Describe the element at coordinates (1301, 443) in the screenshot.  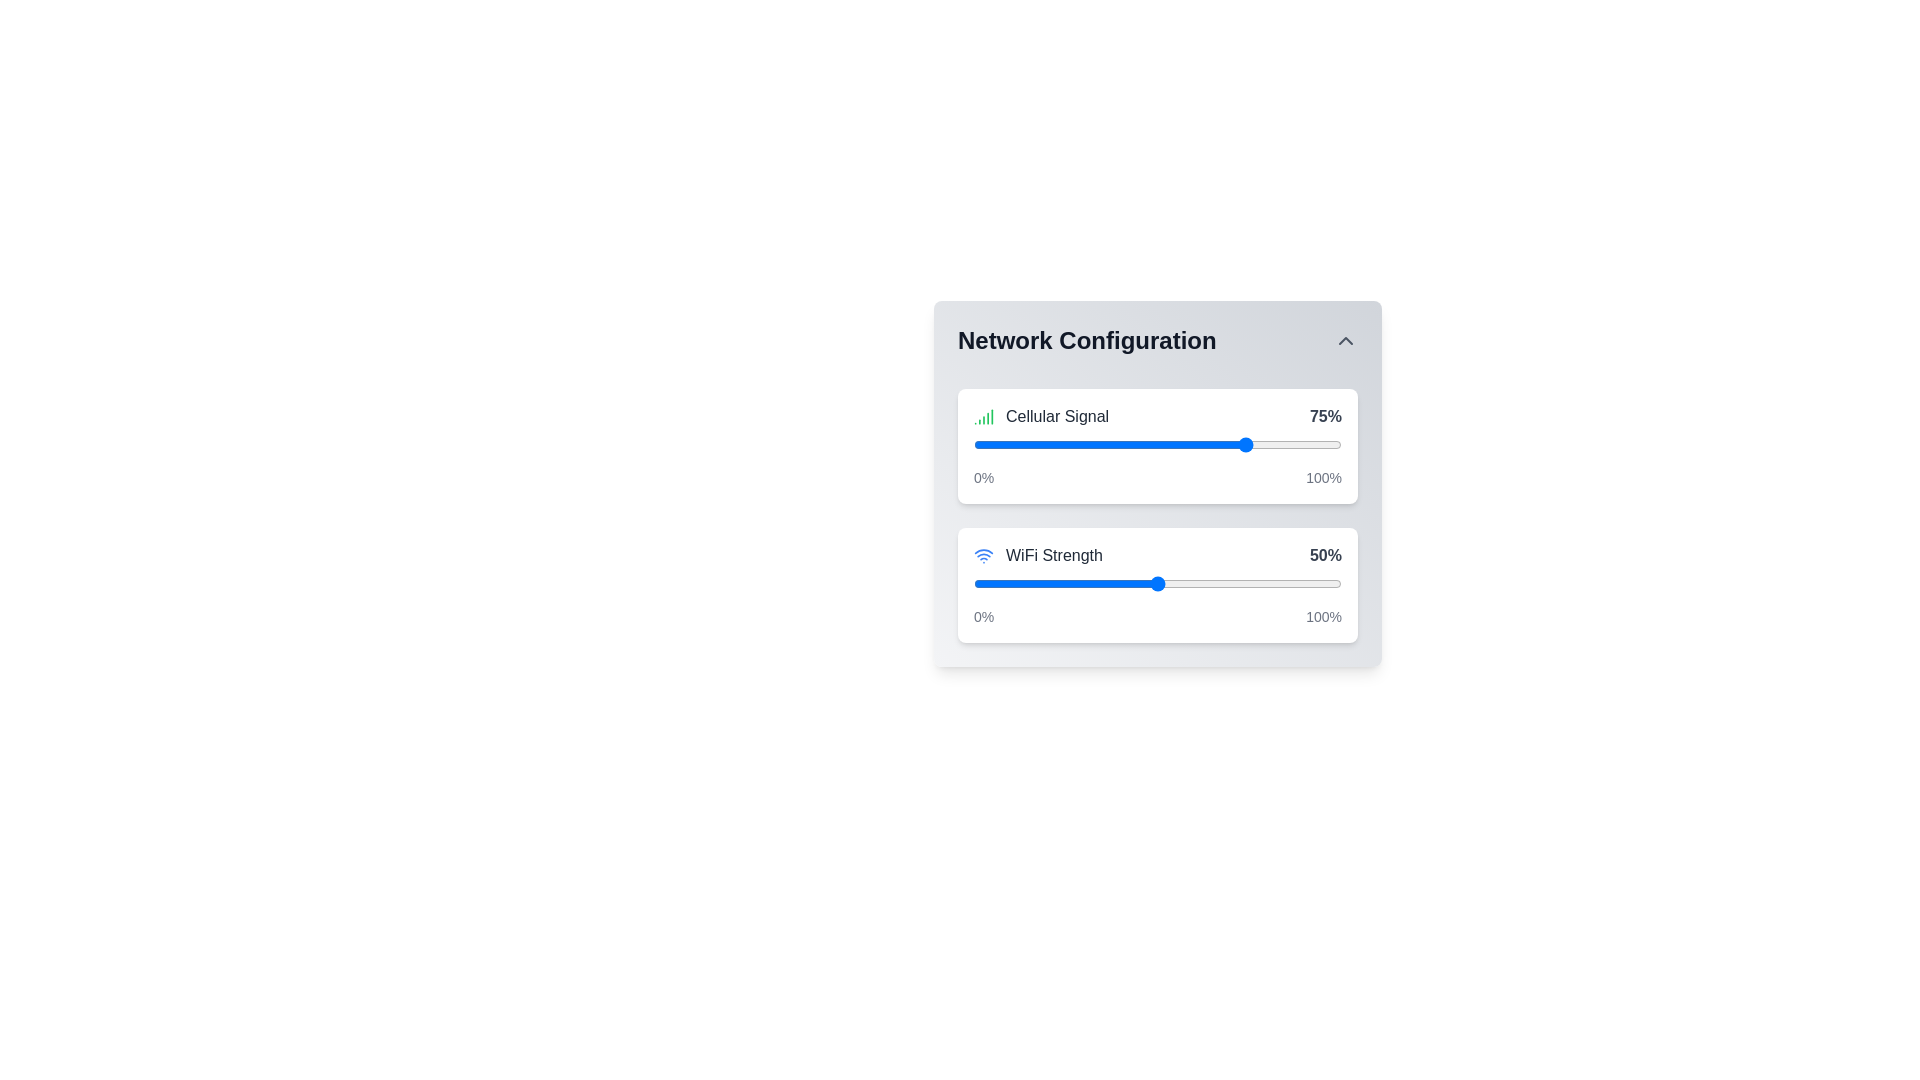
I see `the cellular signal strength` at that location.